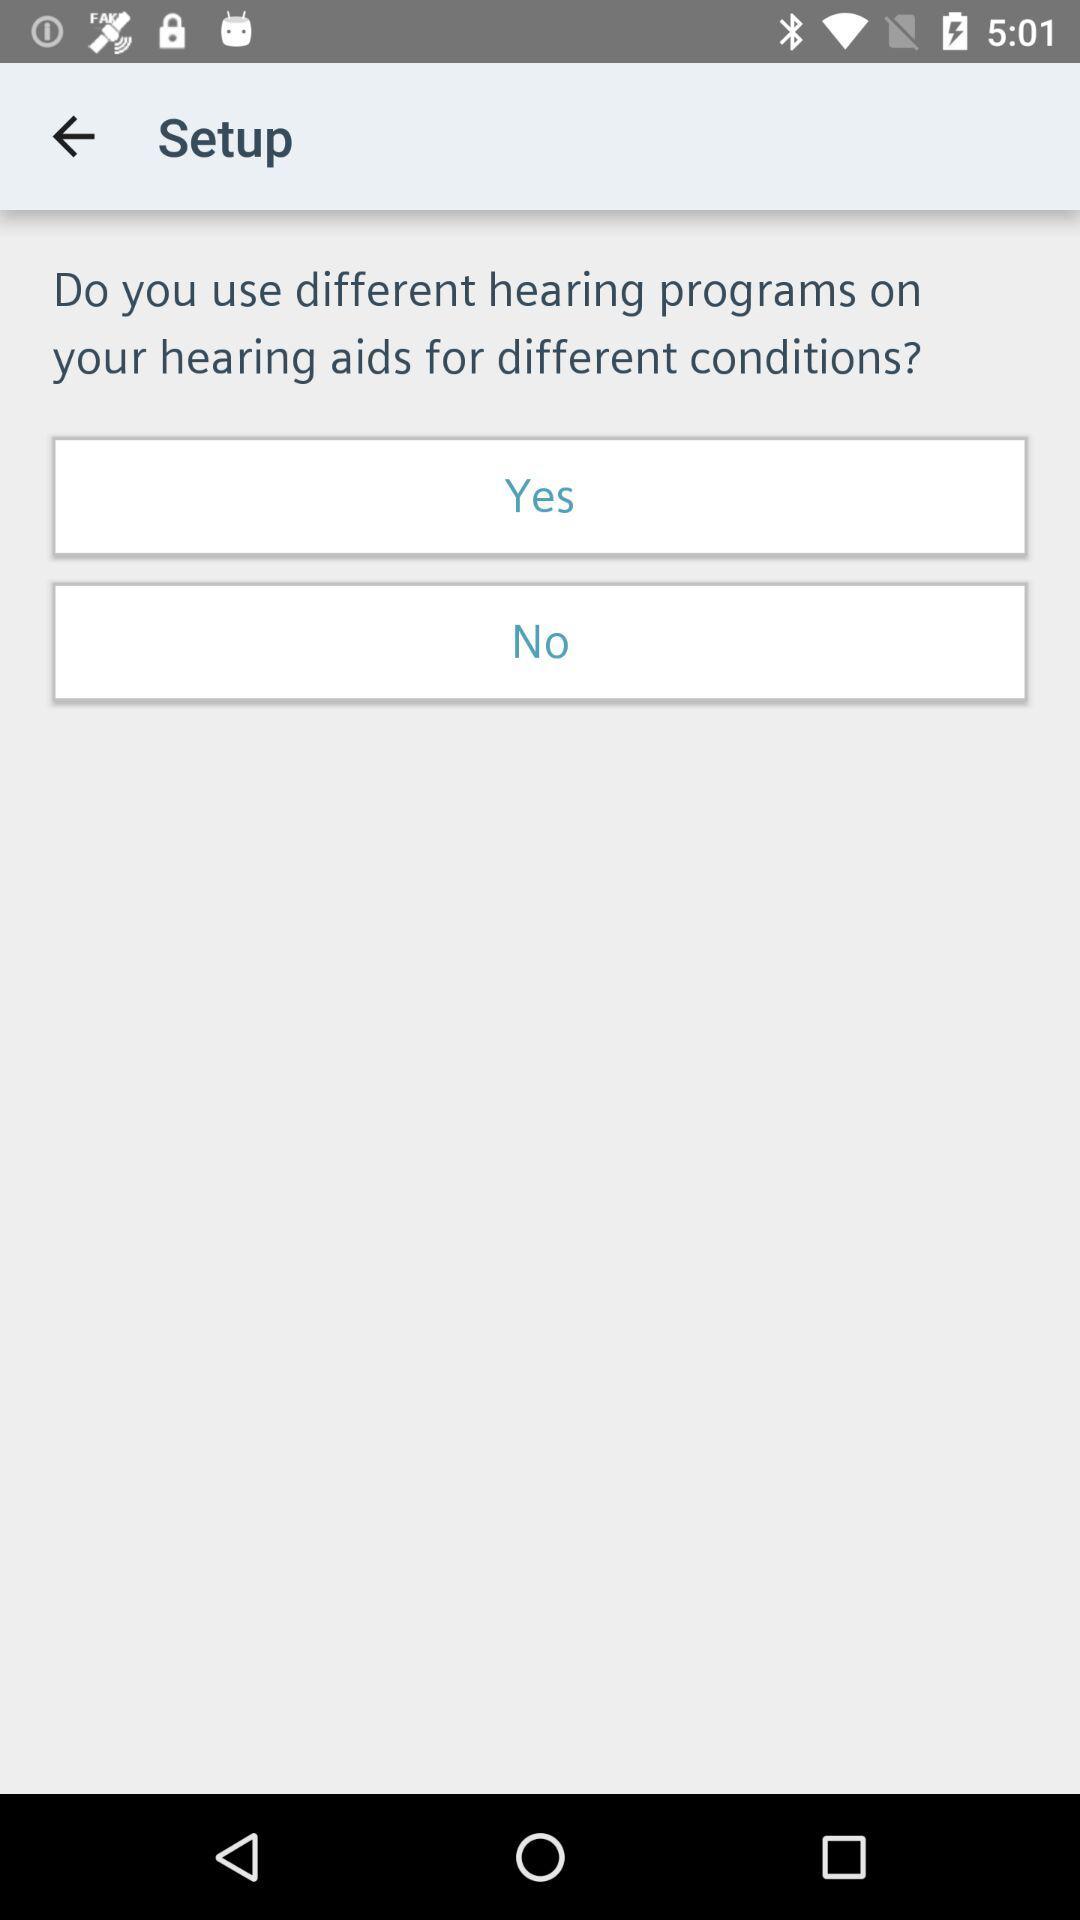 Image resolution: width=1080 pixels, height=1920 pixels. I want to click on item above no, so click(540, 496).